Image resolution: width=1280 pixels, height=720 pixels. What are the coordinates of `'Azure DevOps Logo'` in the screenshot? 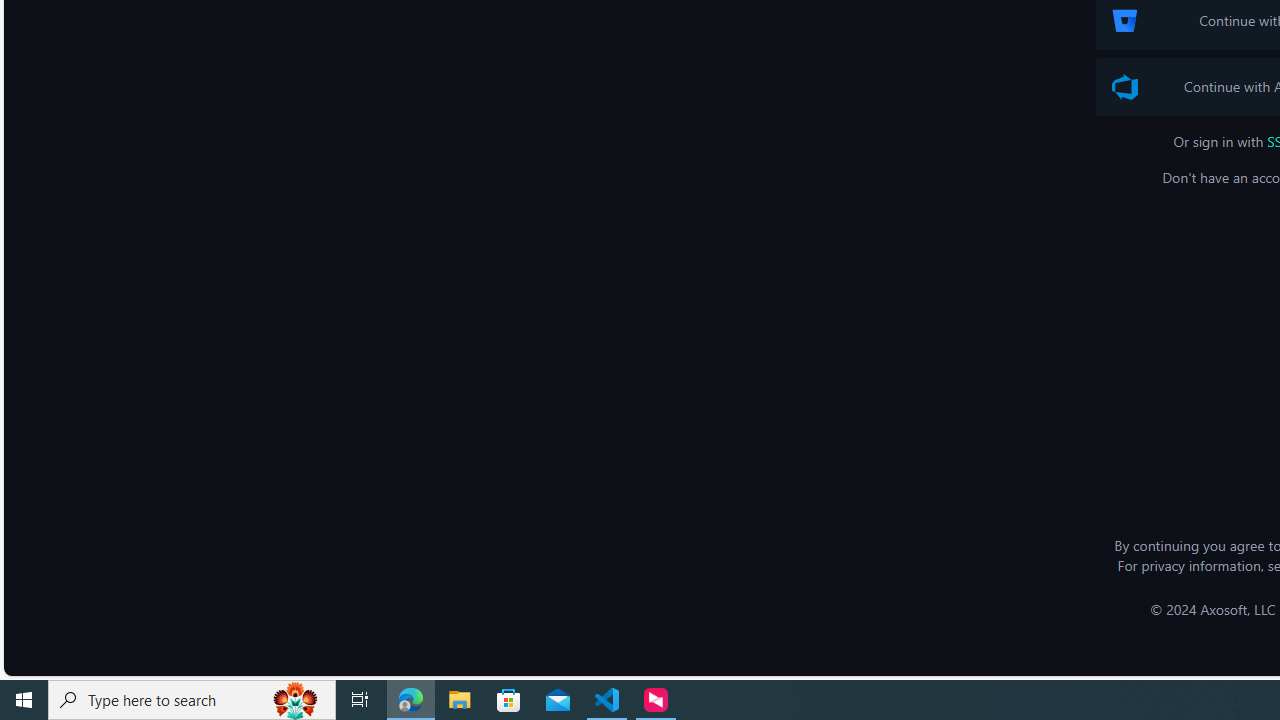 It's located at (1125, 86).